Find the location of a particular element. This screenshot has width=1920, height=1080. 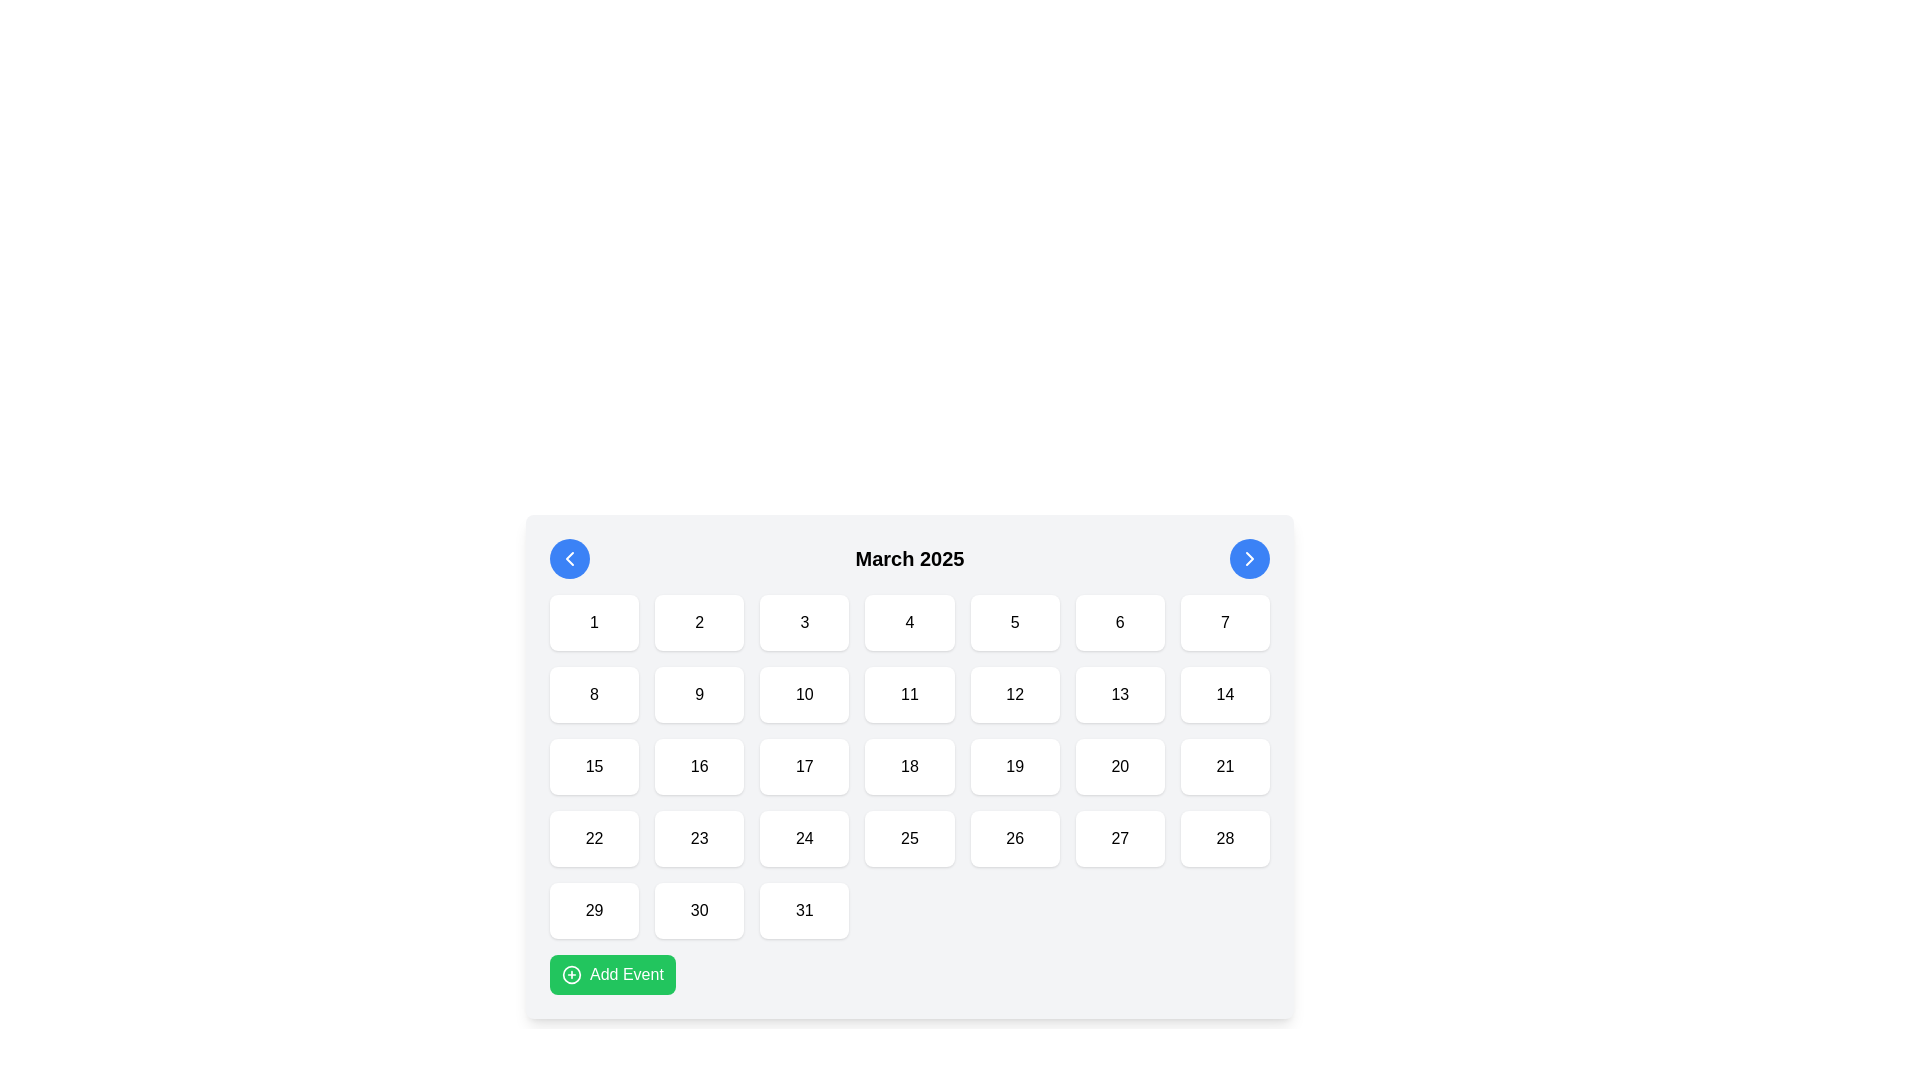

the button labeled '5', which is a rectangular button with rounded corners and a white background is located at coordinates (1015, 622).